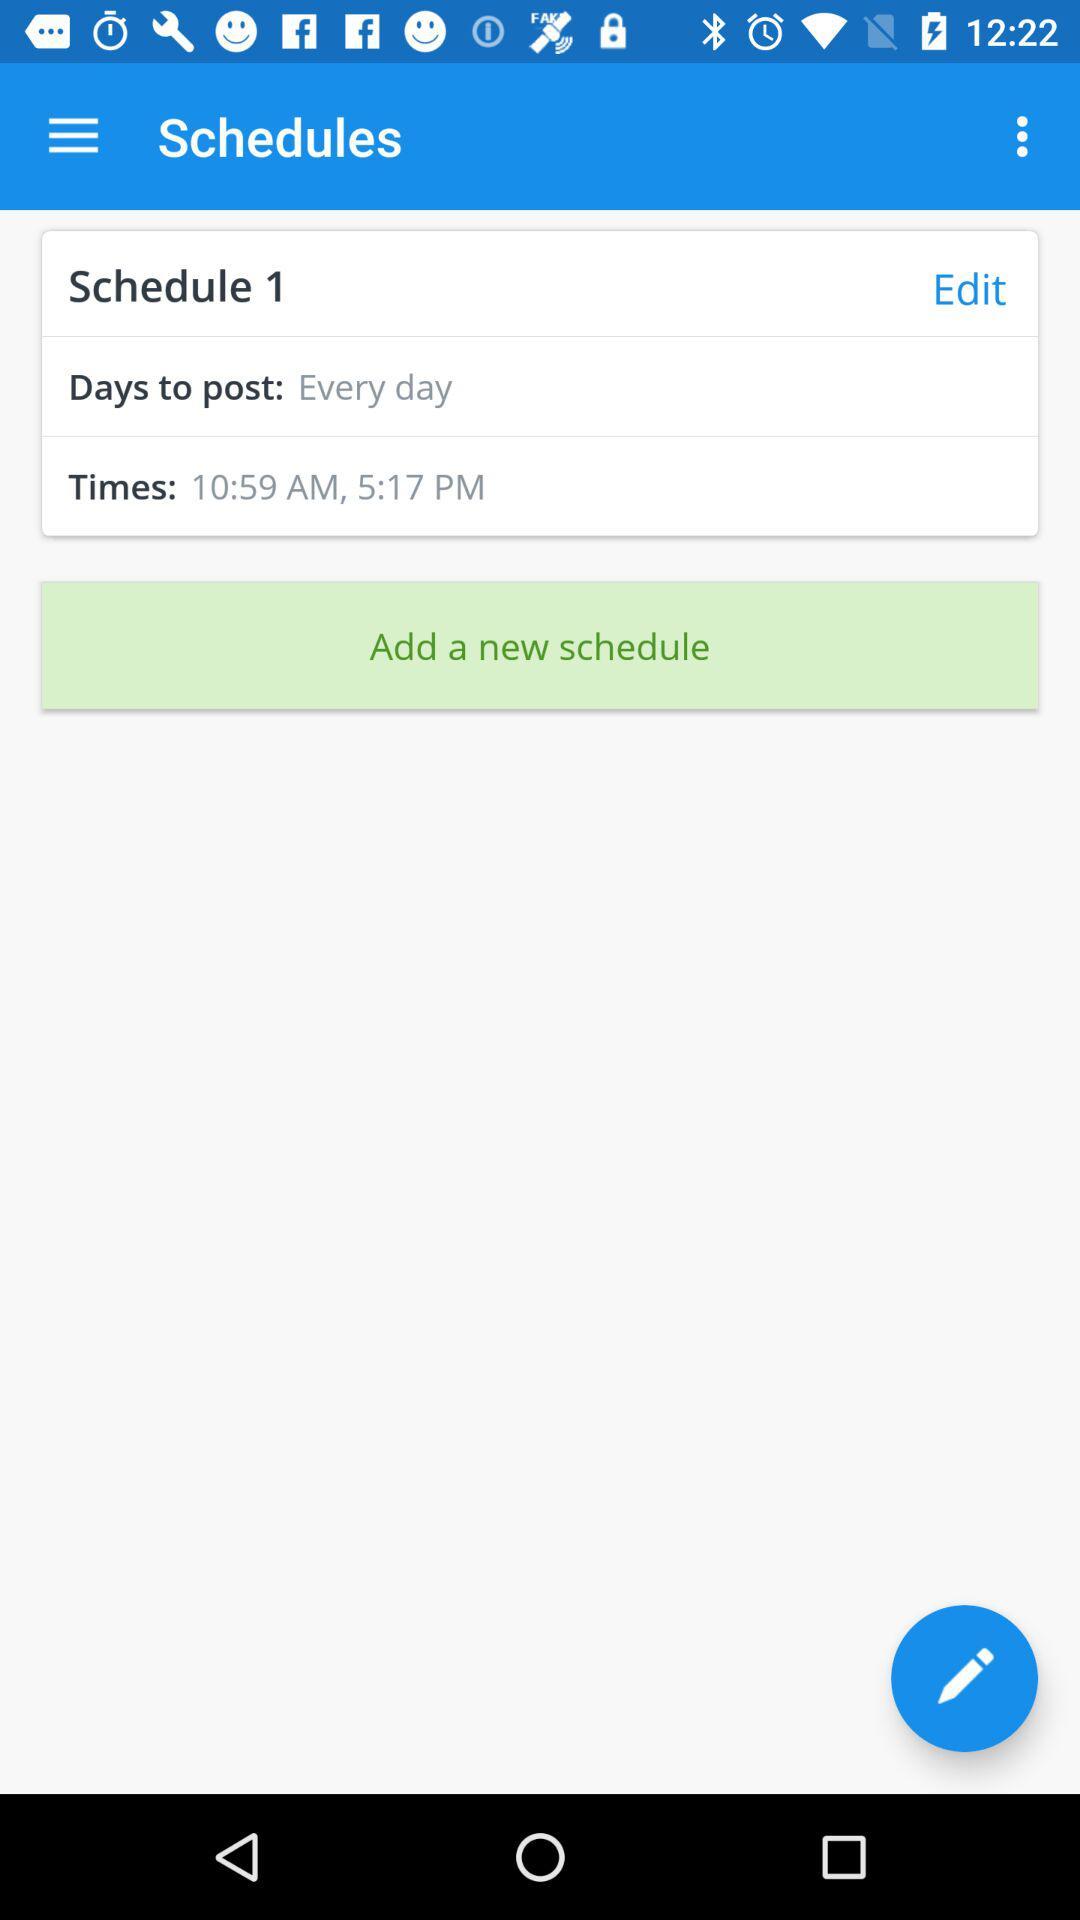 This screenshot has height=1920, width=1080. Describe the element at coordinates (116, 485) in the screenshot. I see `the times: icon` at that location.